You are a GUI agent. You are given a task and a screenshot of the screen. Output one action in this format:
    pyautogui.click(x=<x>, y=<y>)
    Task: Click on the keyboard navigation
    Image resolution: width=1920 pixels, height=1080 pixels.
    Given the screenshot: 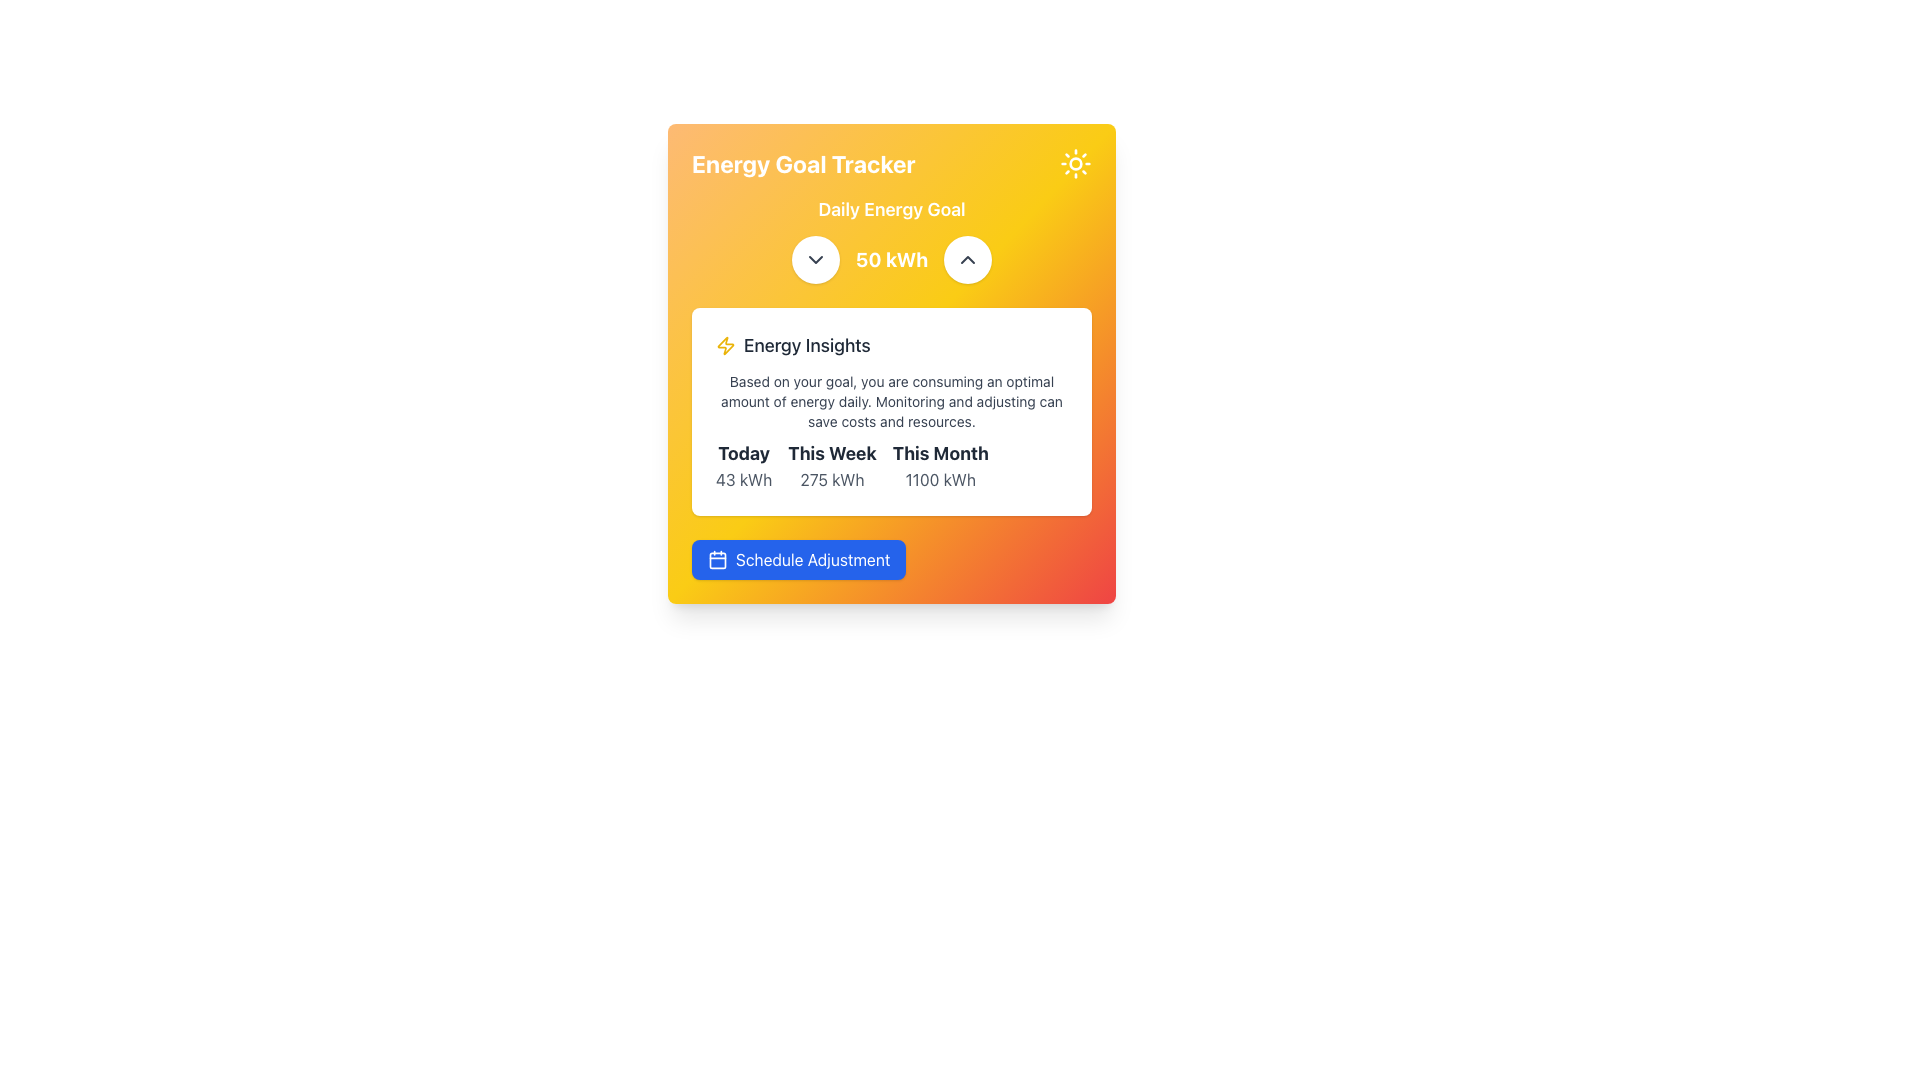 What is the action you would take?
    pyautogui.click(x=798, y=559)
    